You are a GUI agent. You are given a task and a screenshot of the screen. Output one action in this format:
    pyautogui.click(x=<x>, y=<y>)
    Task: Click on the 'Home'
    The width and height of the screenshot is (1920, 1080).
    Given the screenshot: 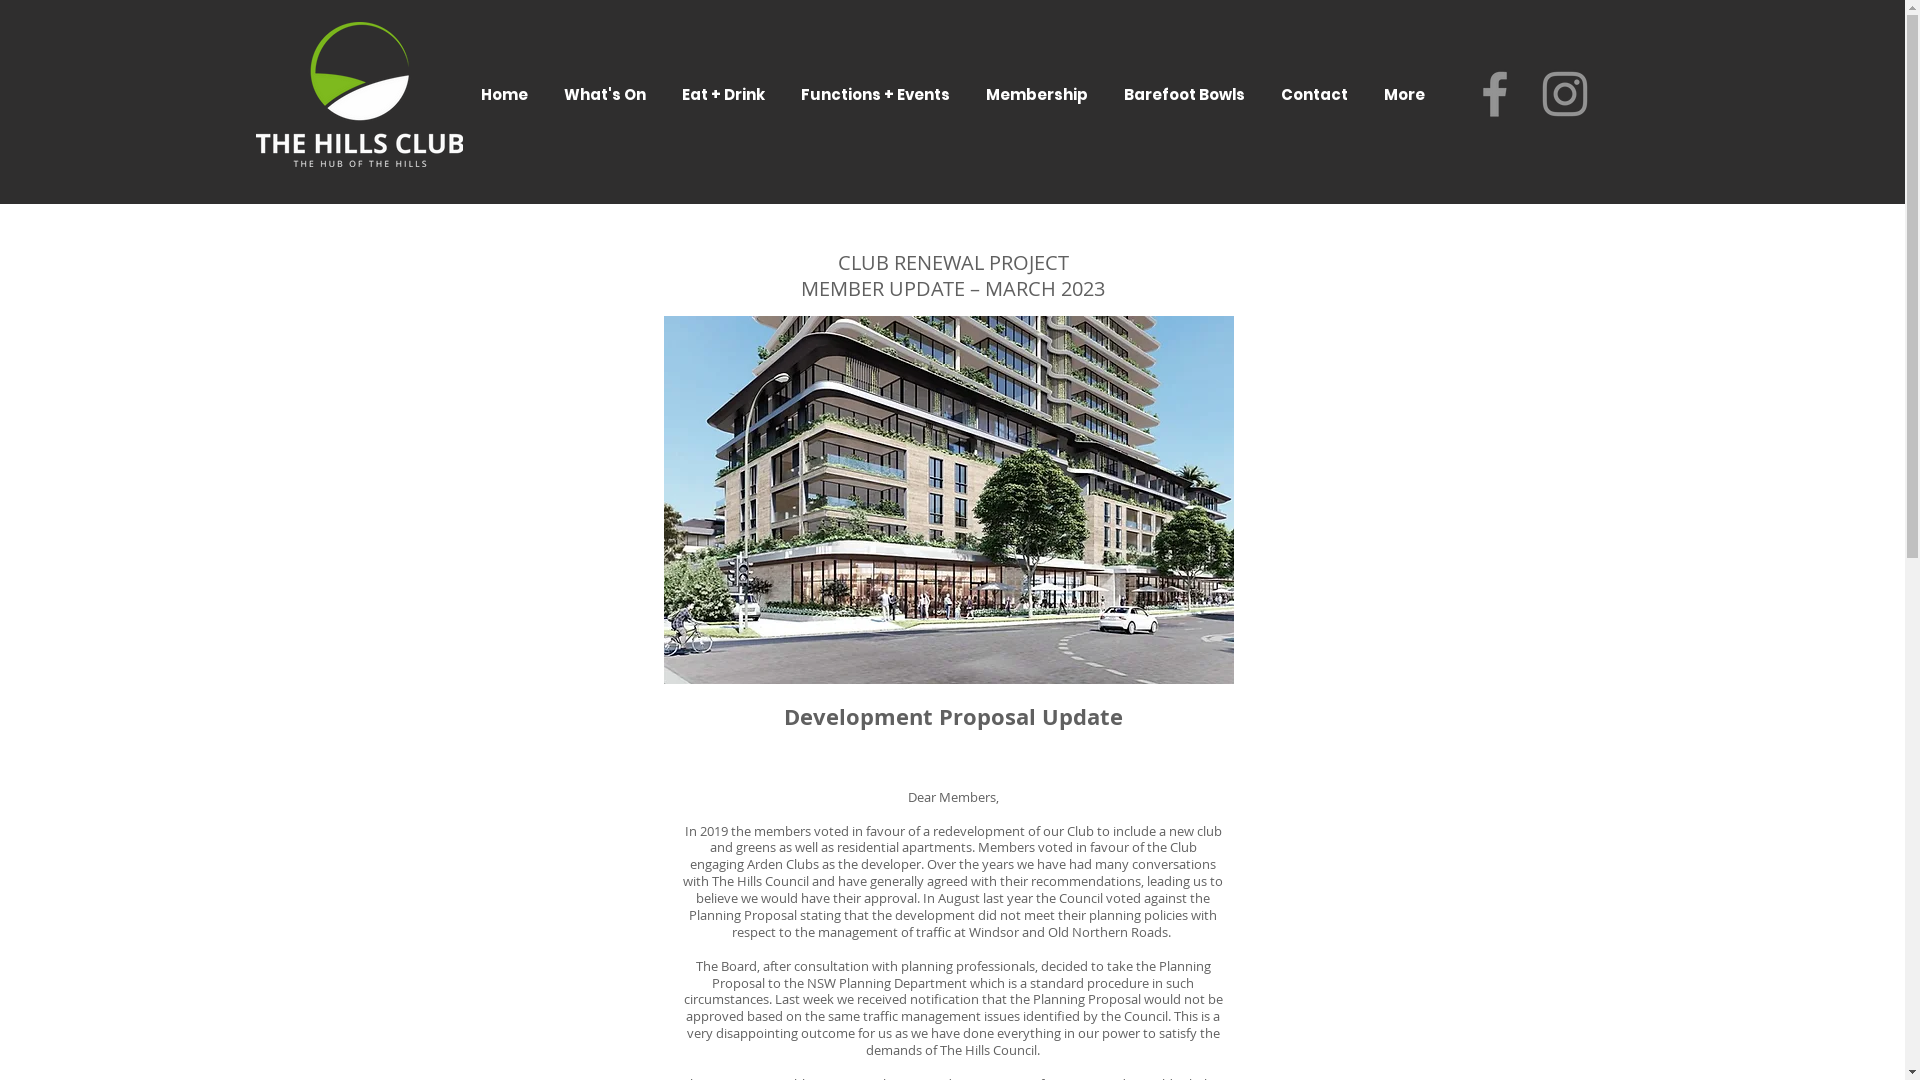 What is the action you would take?
    pyautogui.click(x=503, y=94)
    